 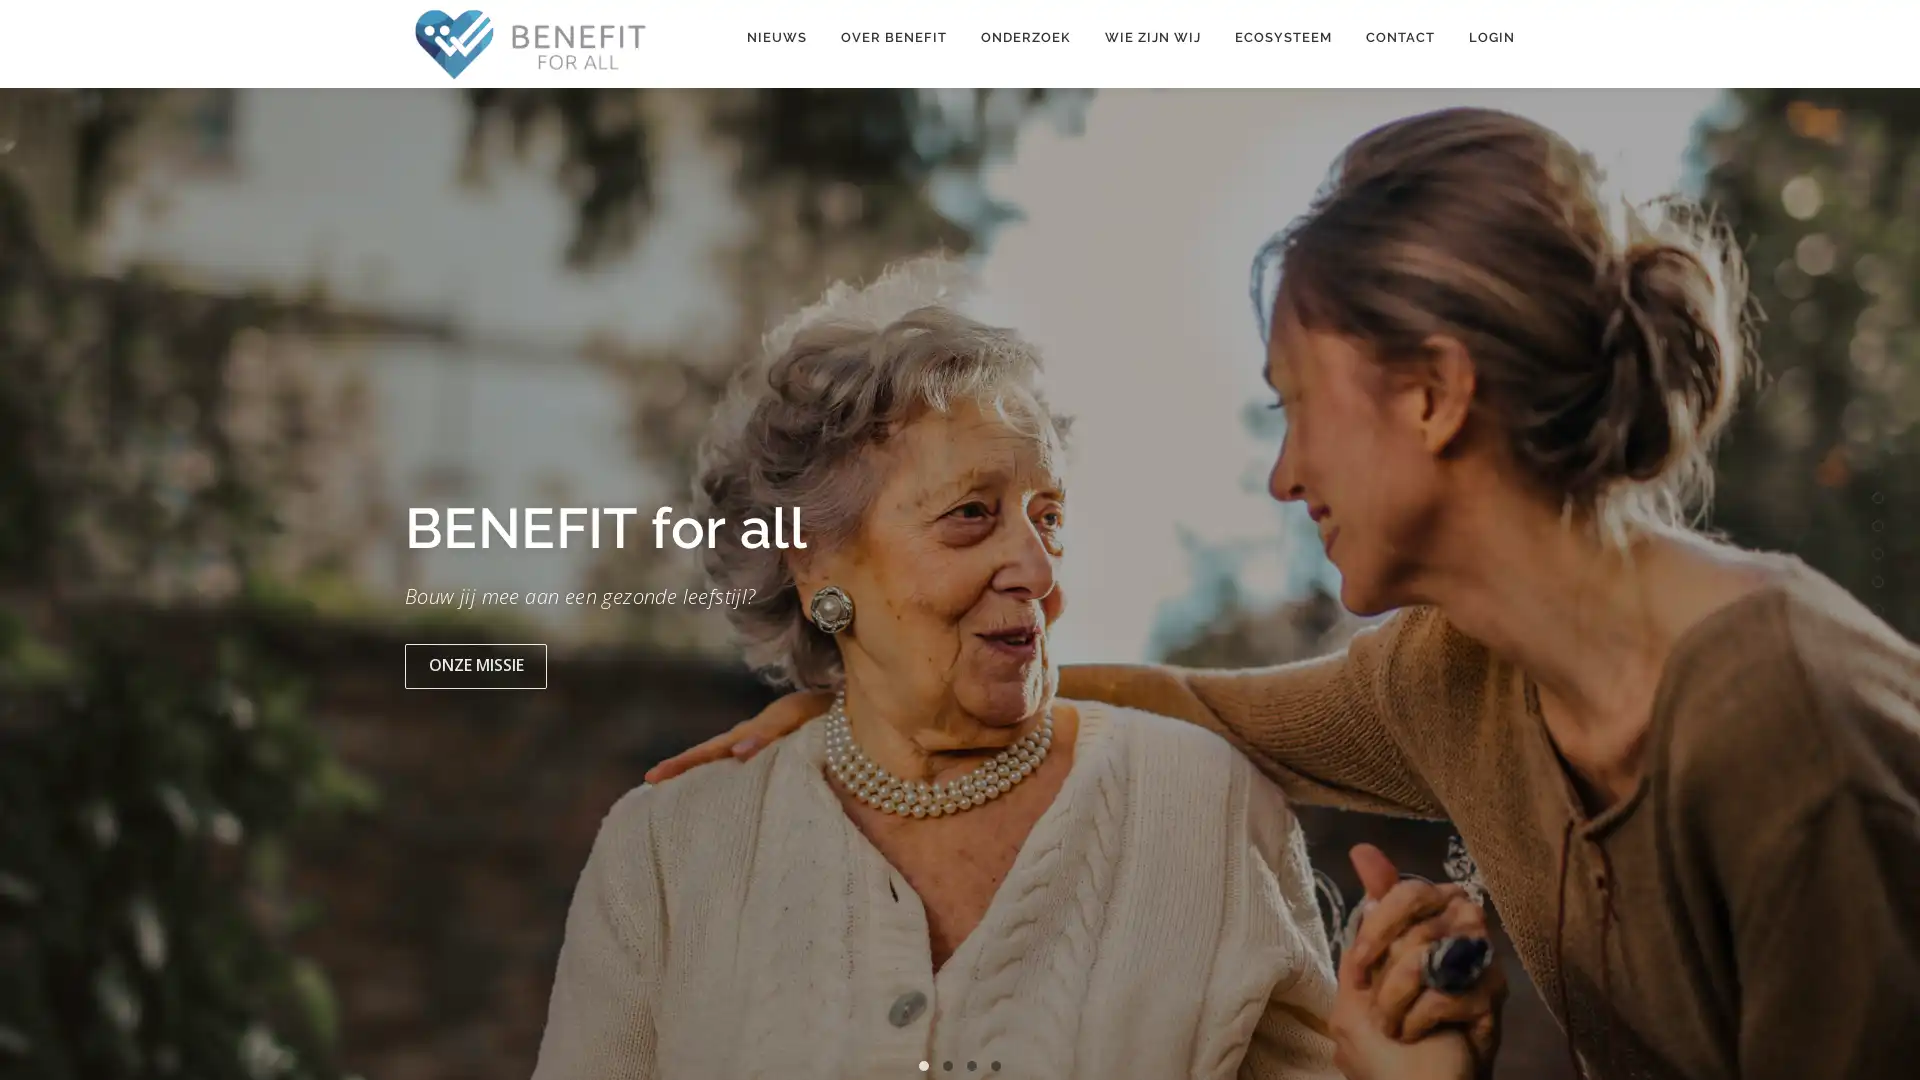 What do you see at coordinates (37, 589) in the screenshot?
I see `Previous` at bounding box center [37, 589].